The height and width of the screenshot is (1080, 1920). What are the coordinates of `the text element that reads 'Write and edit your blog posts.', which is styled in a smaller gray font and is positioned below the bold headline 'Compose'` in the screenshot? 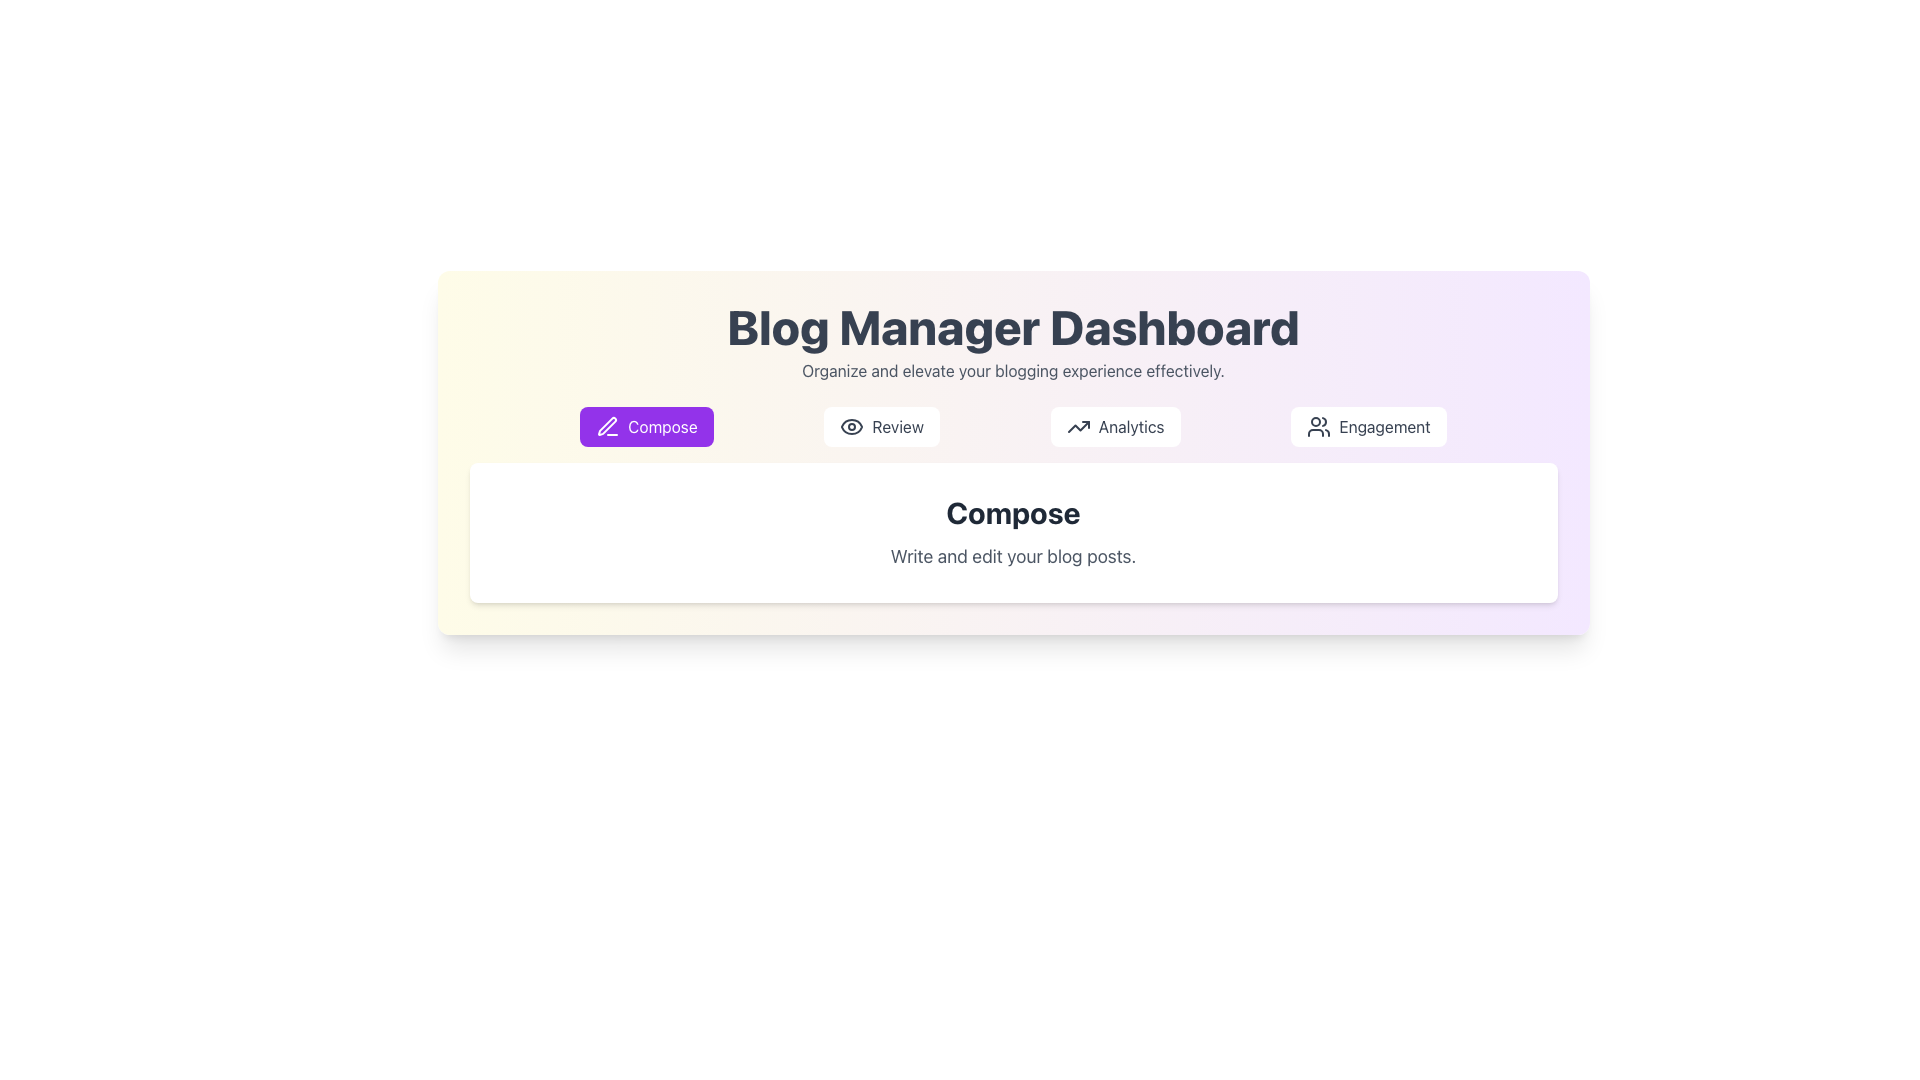 It's located at (1013, 556).